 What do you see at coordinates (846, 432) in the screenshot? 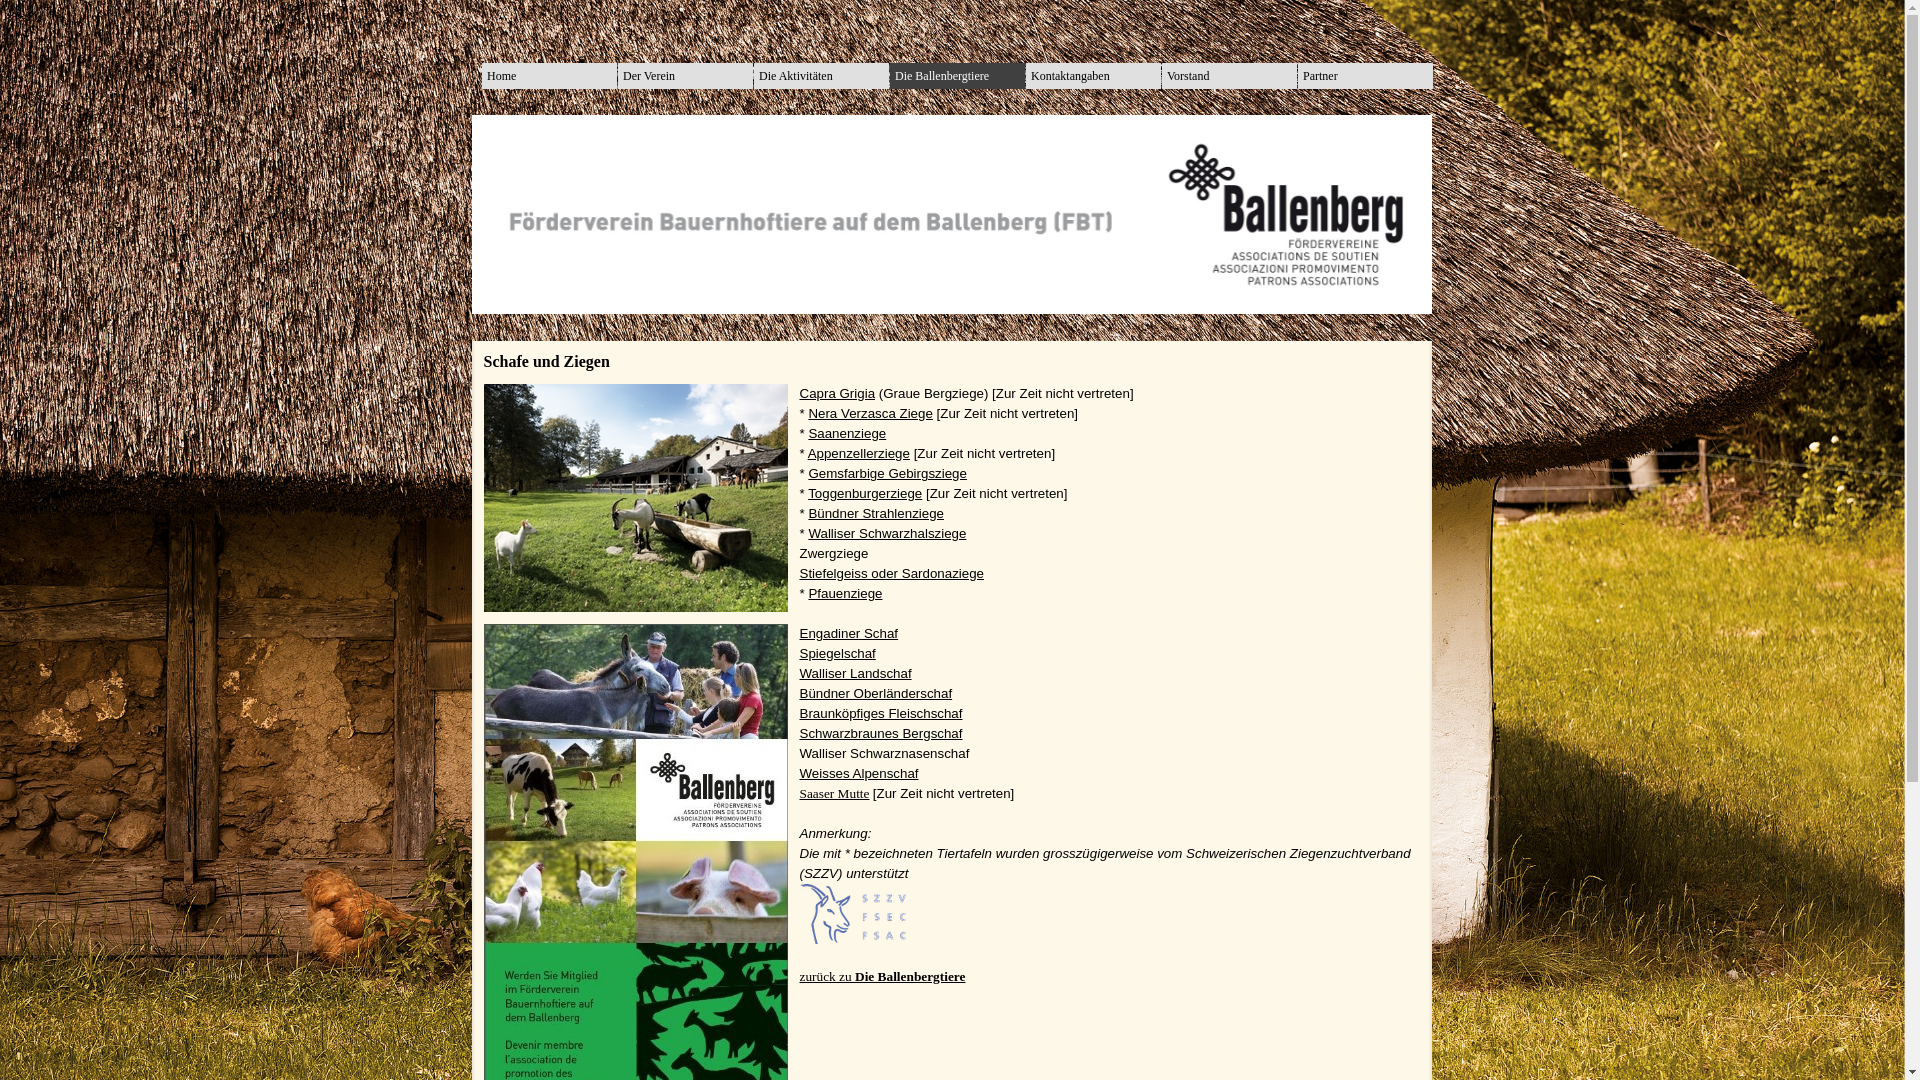
I see `'Saanenziege'` at bounding box center [846, 432].